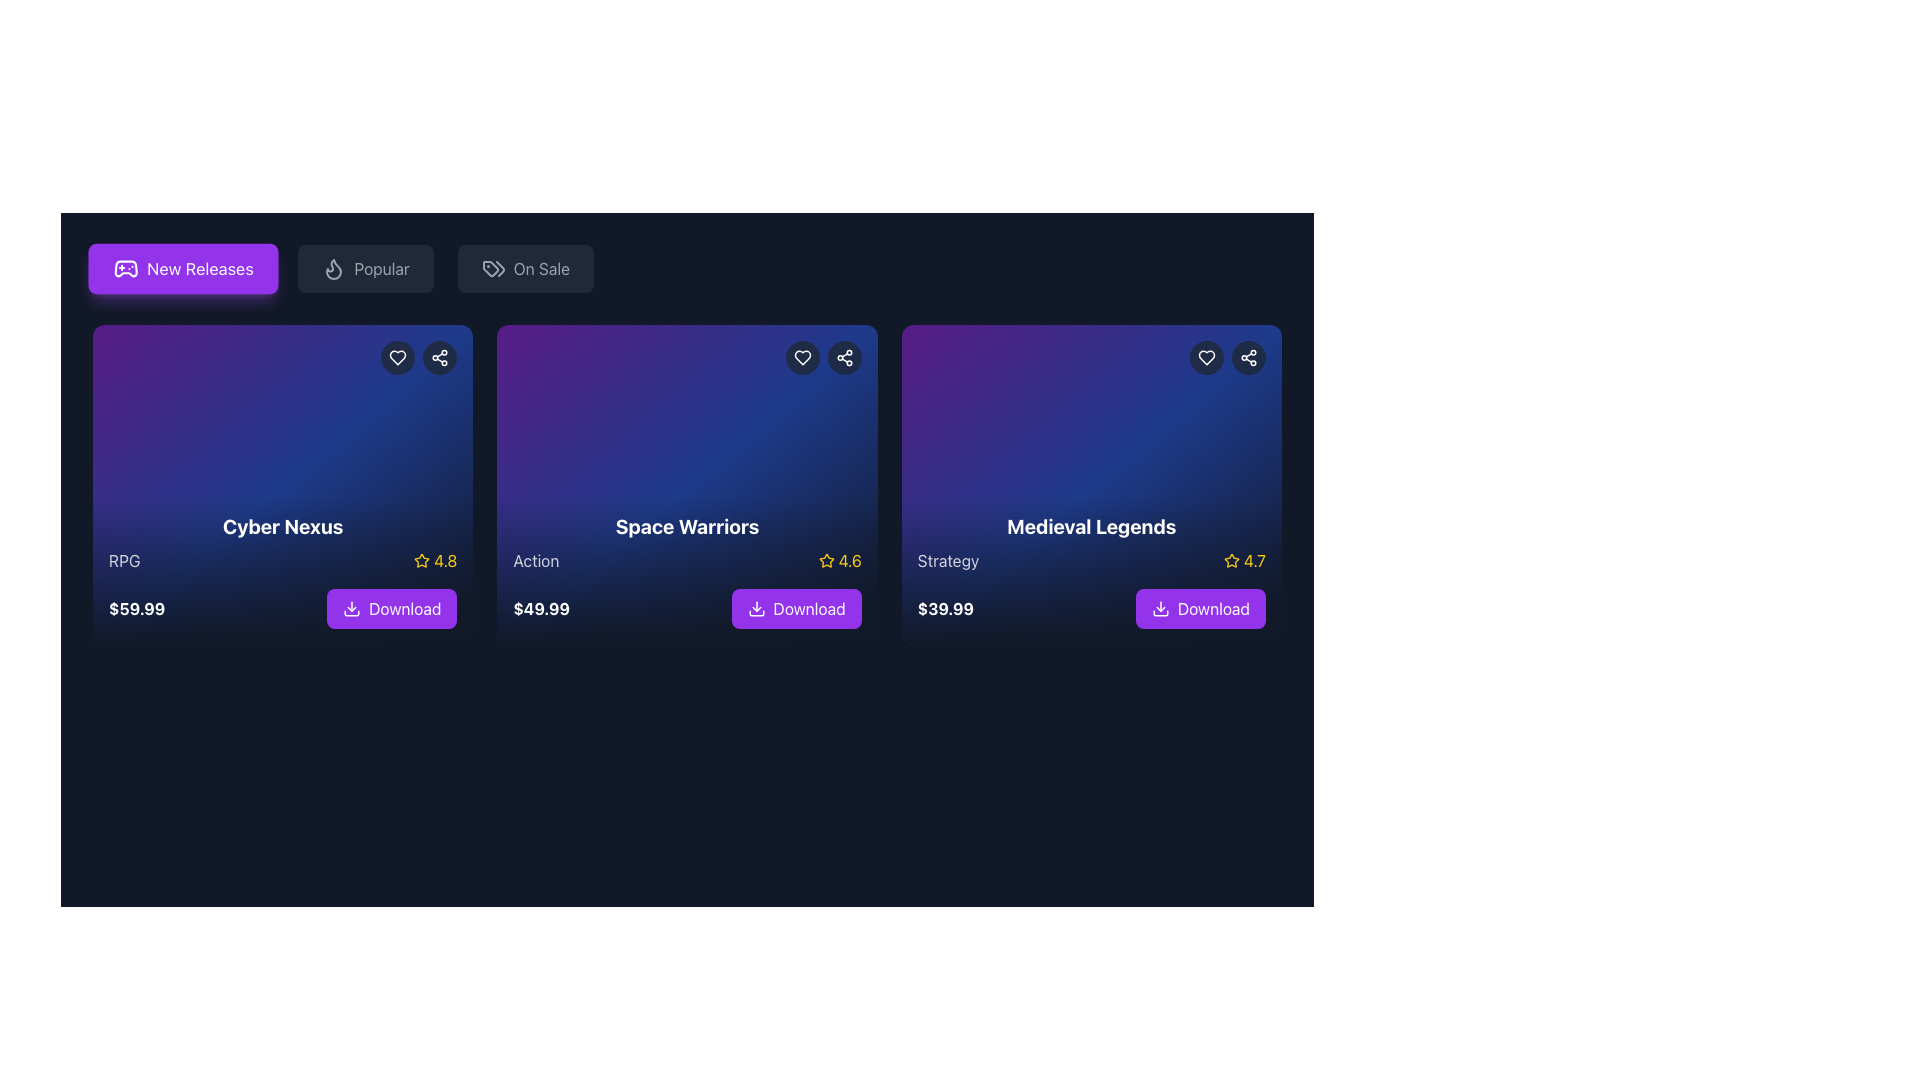 This screenshot has height=1080, width=1920. What do you see at coordinates (1090, 570) in the screenshot?
I see `the 'Medieval Legends' game card, which is the third card in the 'New Releases' section` at bounding box center [1090, 570].